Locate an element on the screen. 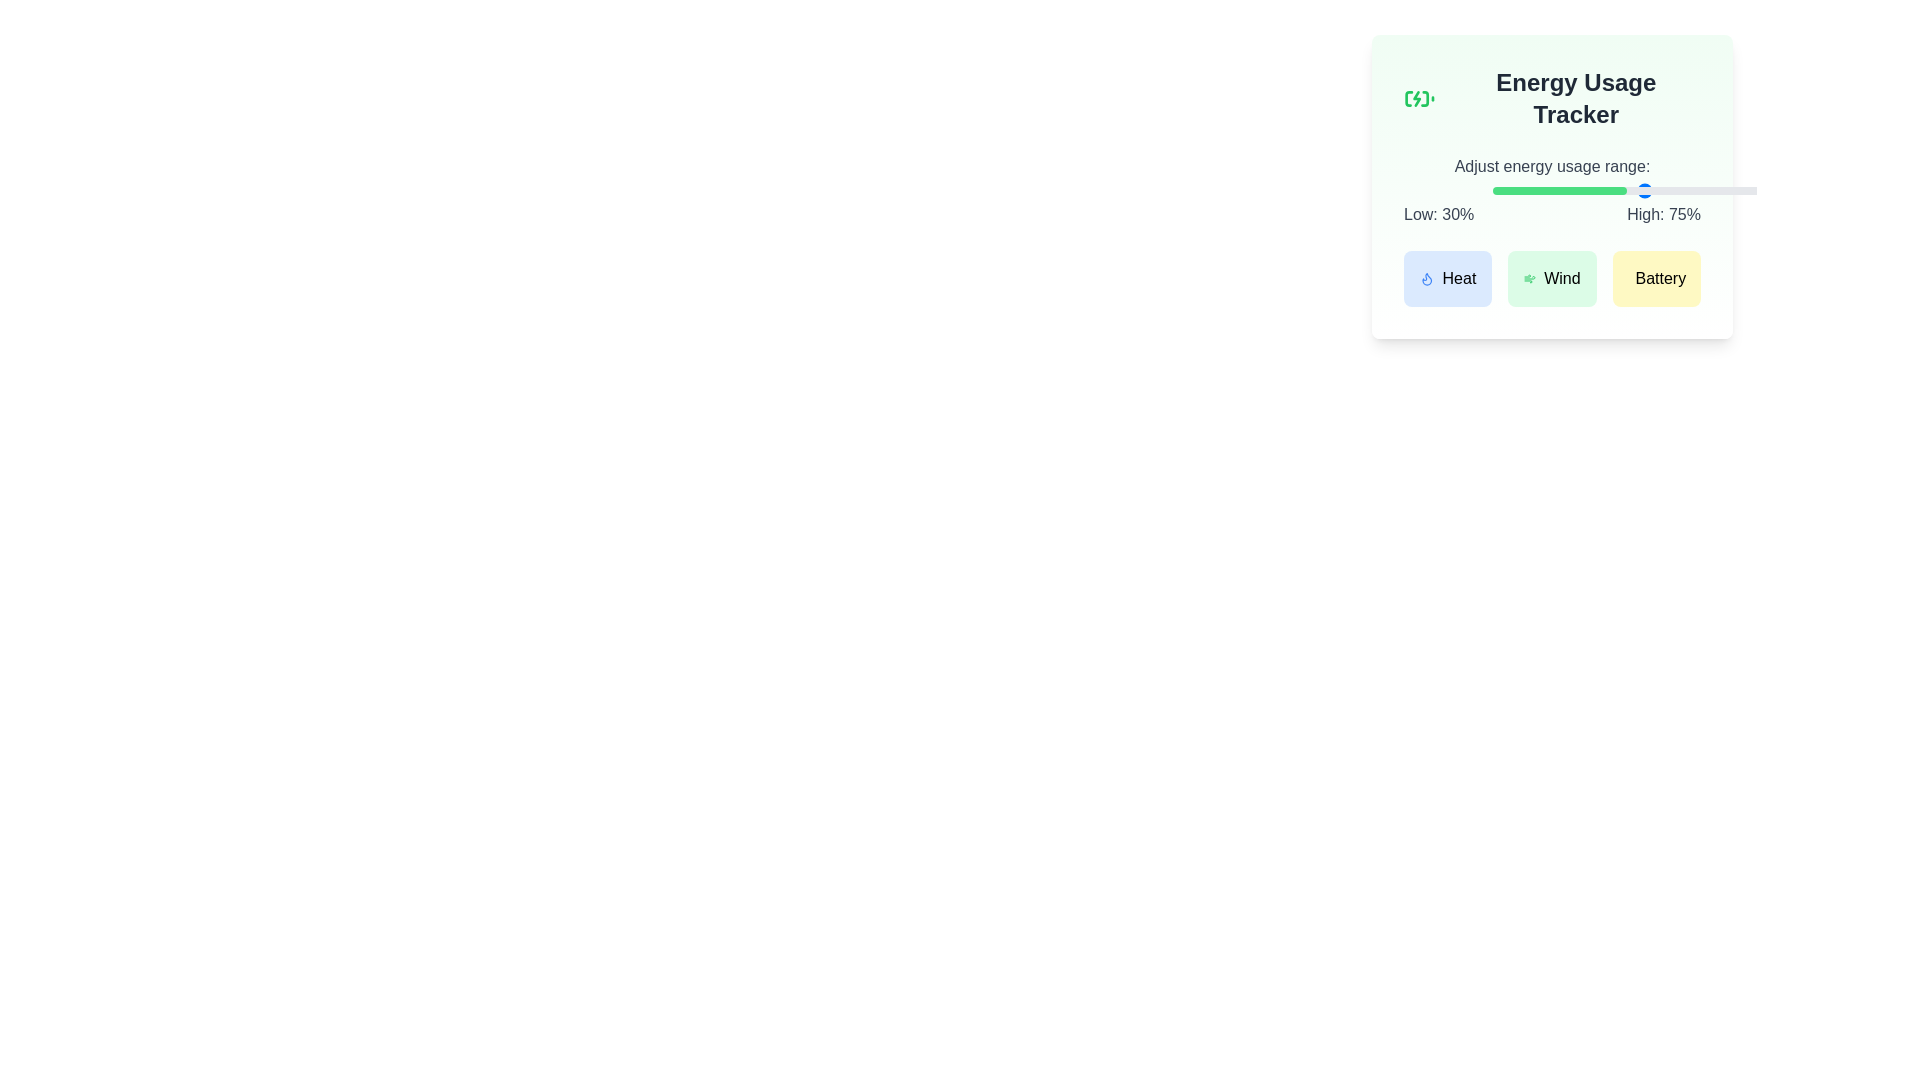 The image size is (1920, 1080). the 'Heat' energy category button located in the bottom left of the 'Energy Usage Tracker' card is located at coordinates (1459, 278).